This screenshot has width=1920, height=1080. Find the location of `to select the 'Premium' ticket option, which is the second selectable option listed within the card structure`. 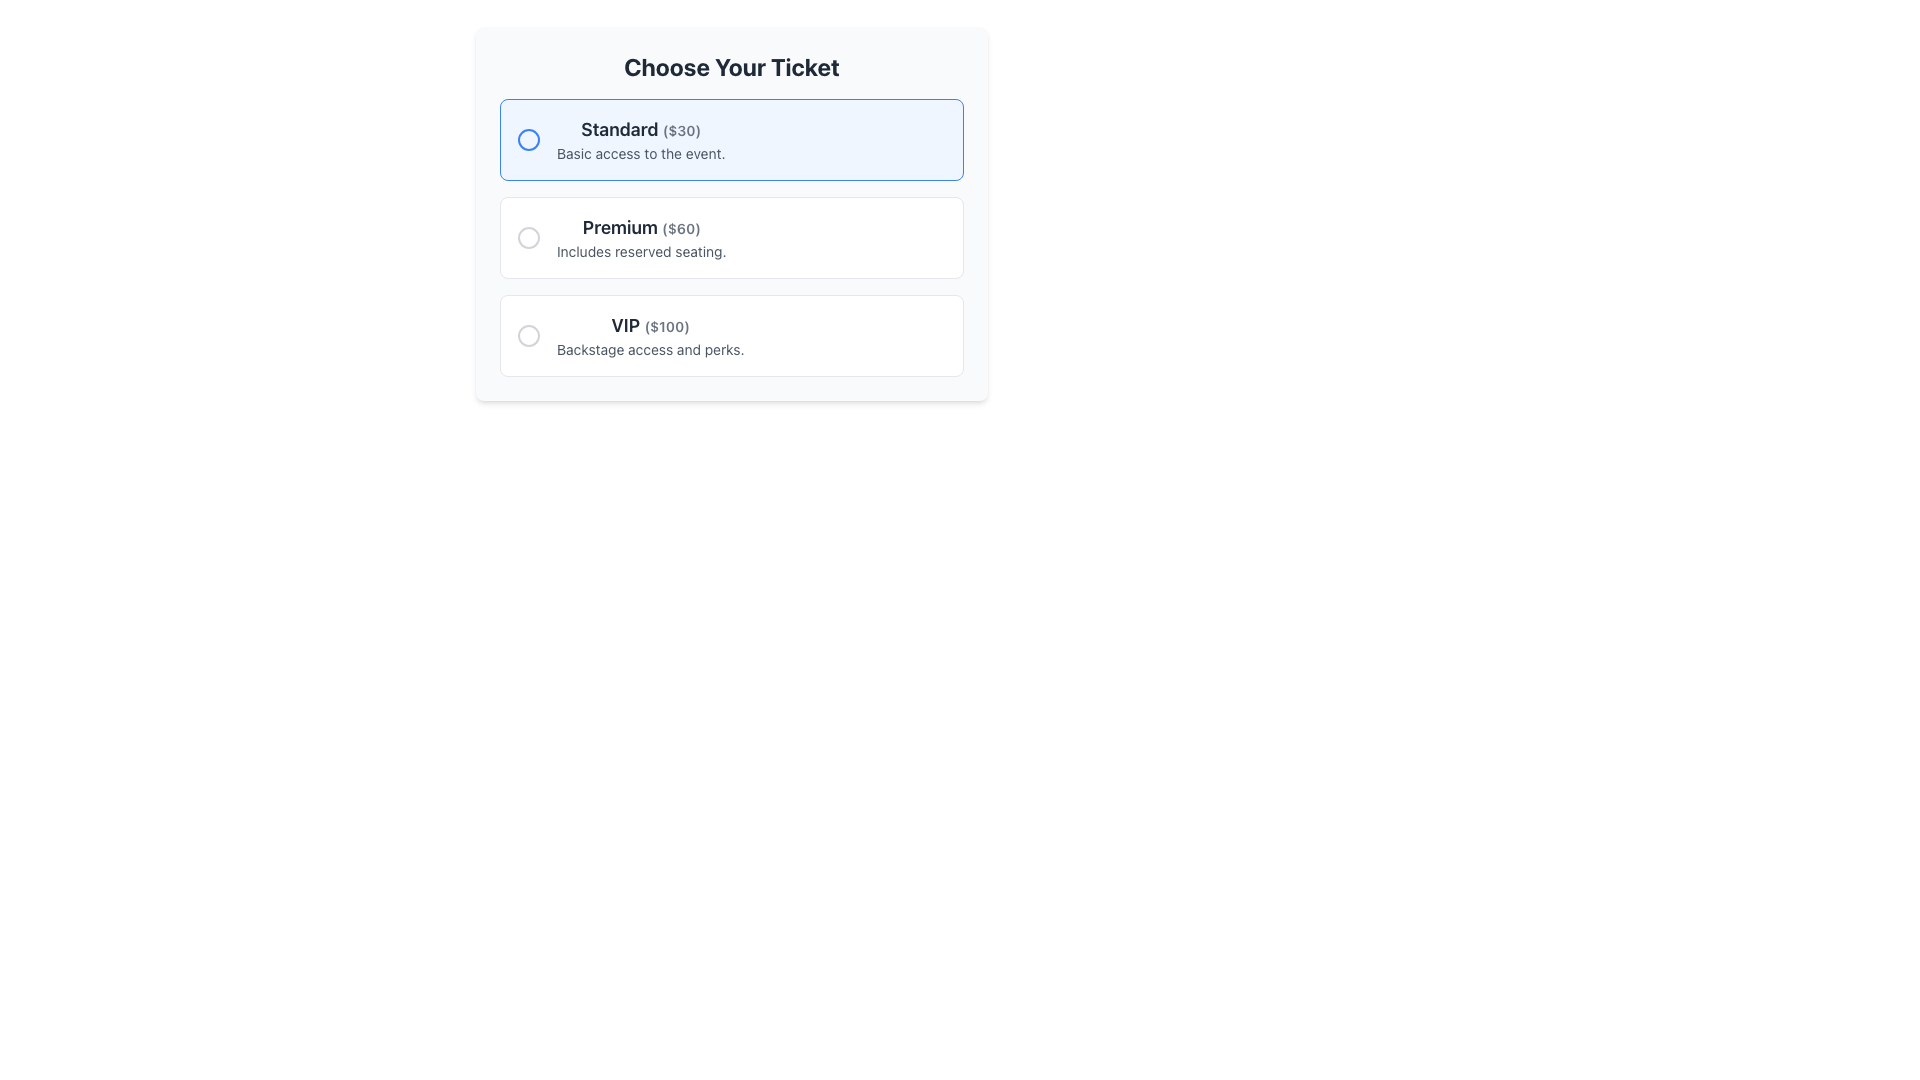

to select the 'Premium' ticket option, which is the second selectable option listed within the card structure is located at coordinates (730, 213).